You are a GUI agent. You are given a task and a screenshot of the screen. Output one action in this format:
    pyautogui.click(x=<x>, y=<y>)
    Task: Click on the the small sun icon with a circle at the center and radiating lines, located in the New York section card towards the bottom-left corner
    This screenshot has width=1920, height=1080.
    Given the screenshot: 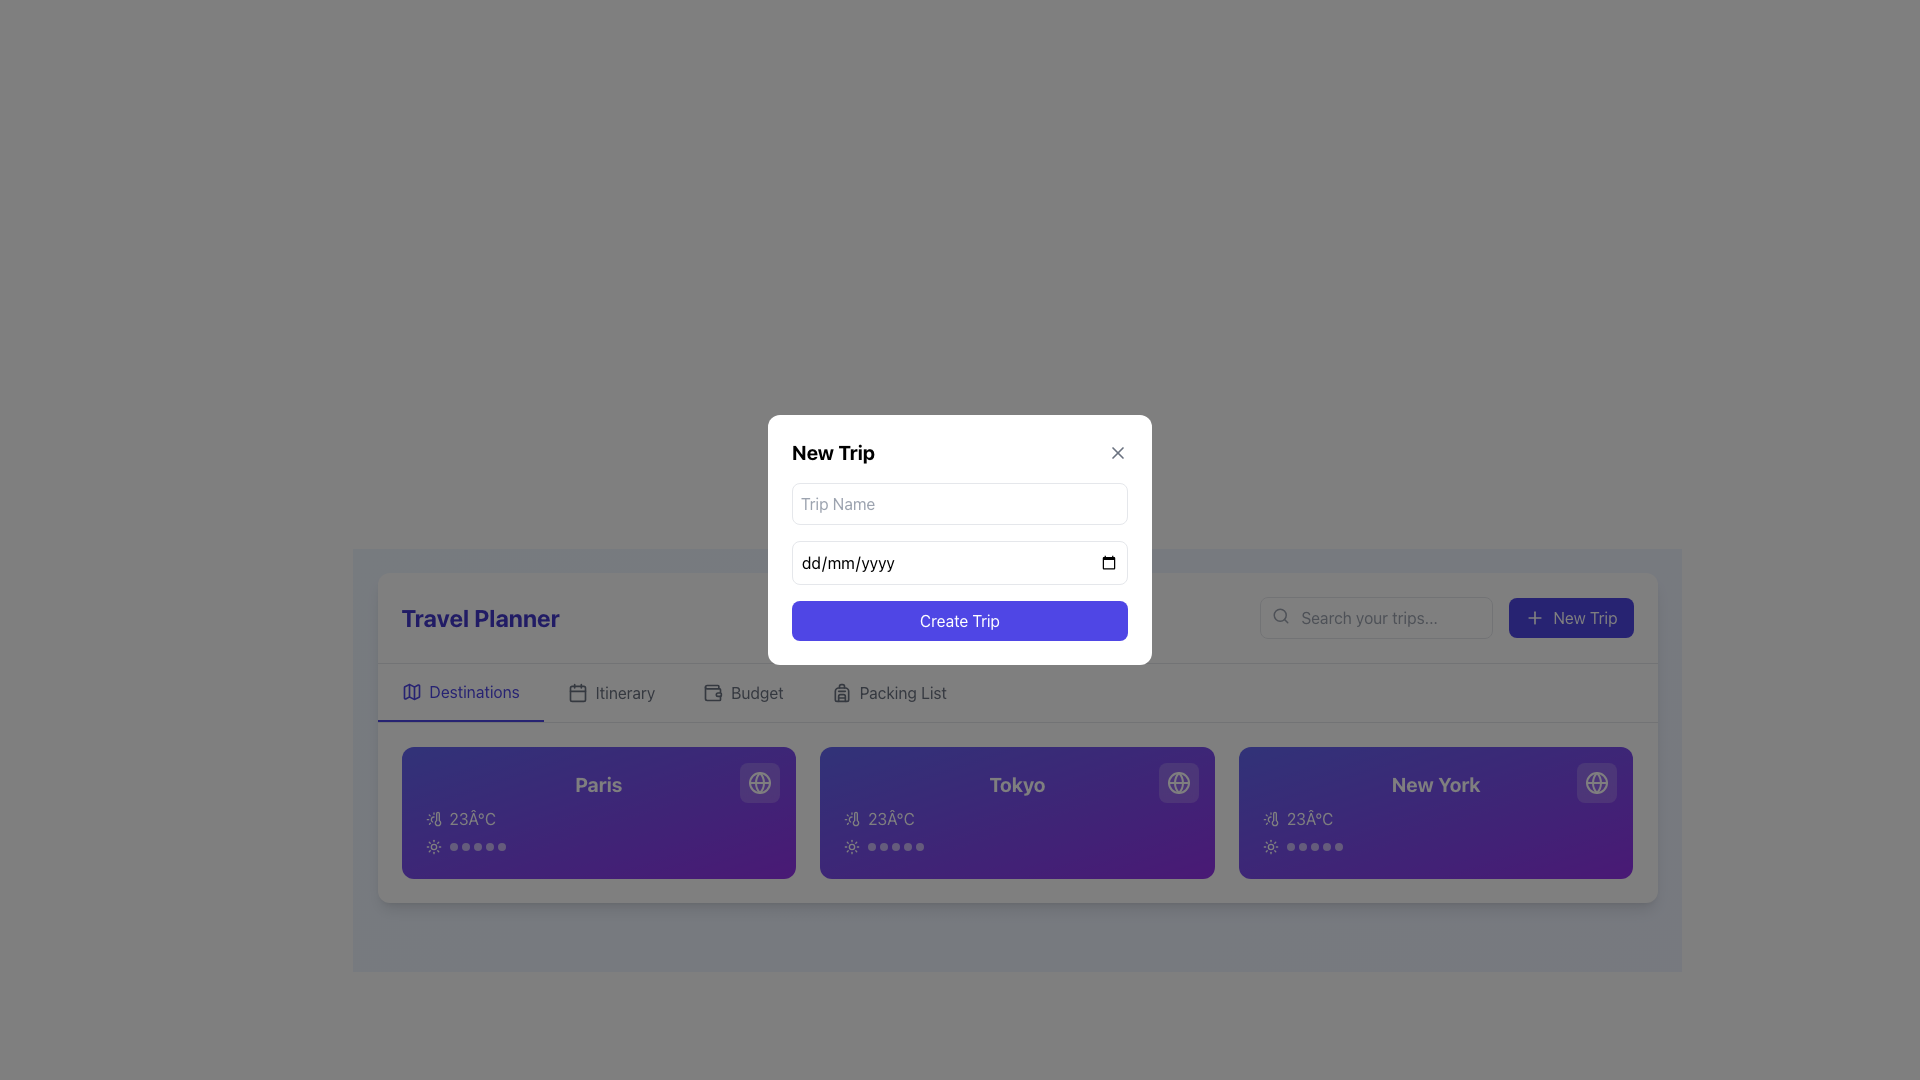 What is the action you would take?
    pyautogui.click(x=1269, y=847)
    